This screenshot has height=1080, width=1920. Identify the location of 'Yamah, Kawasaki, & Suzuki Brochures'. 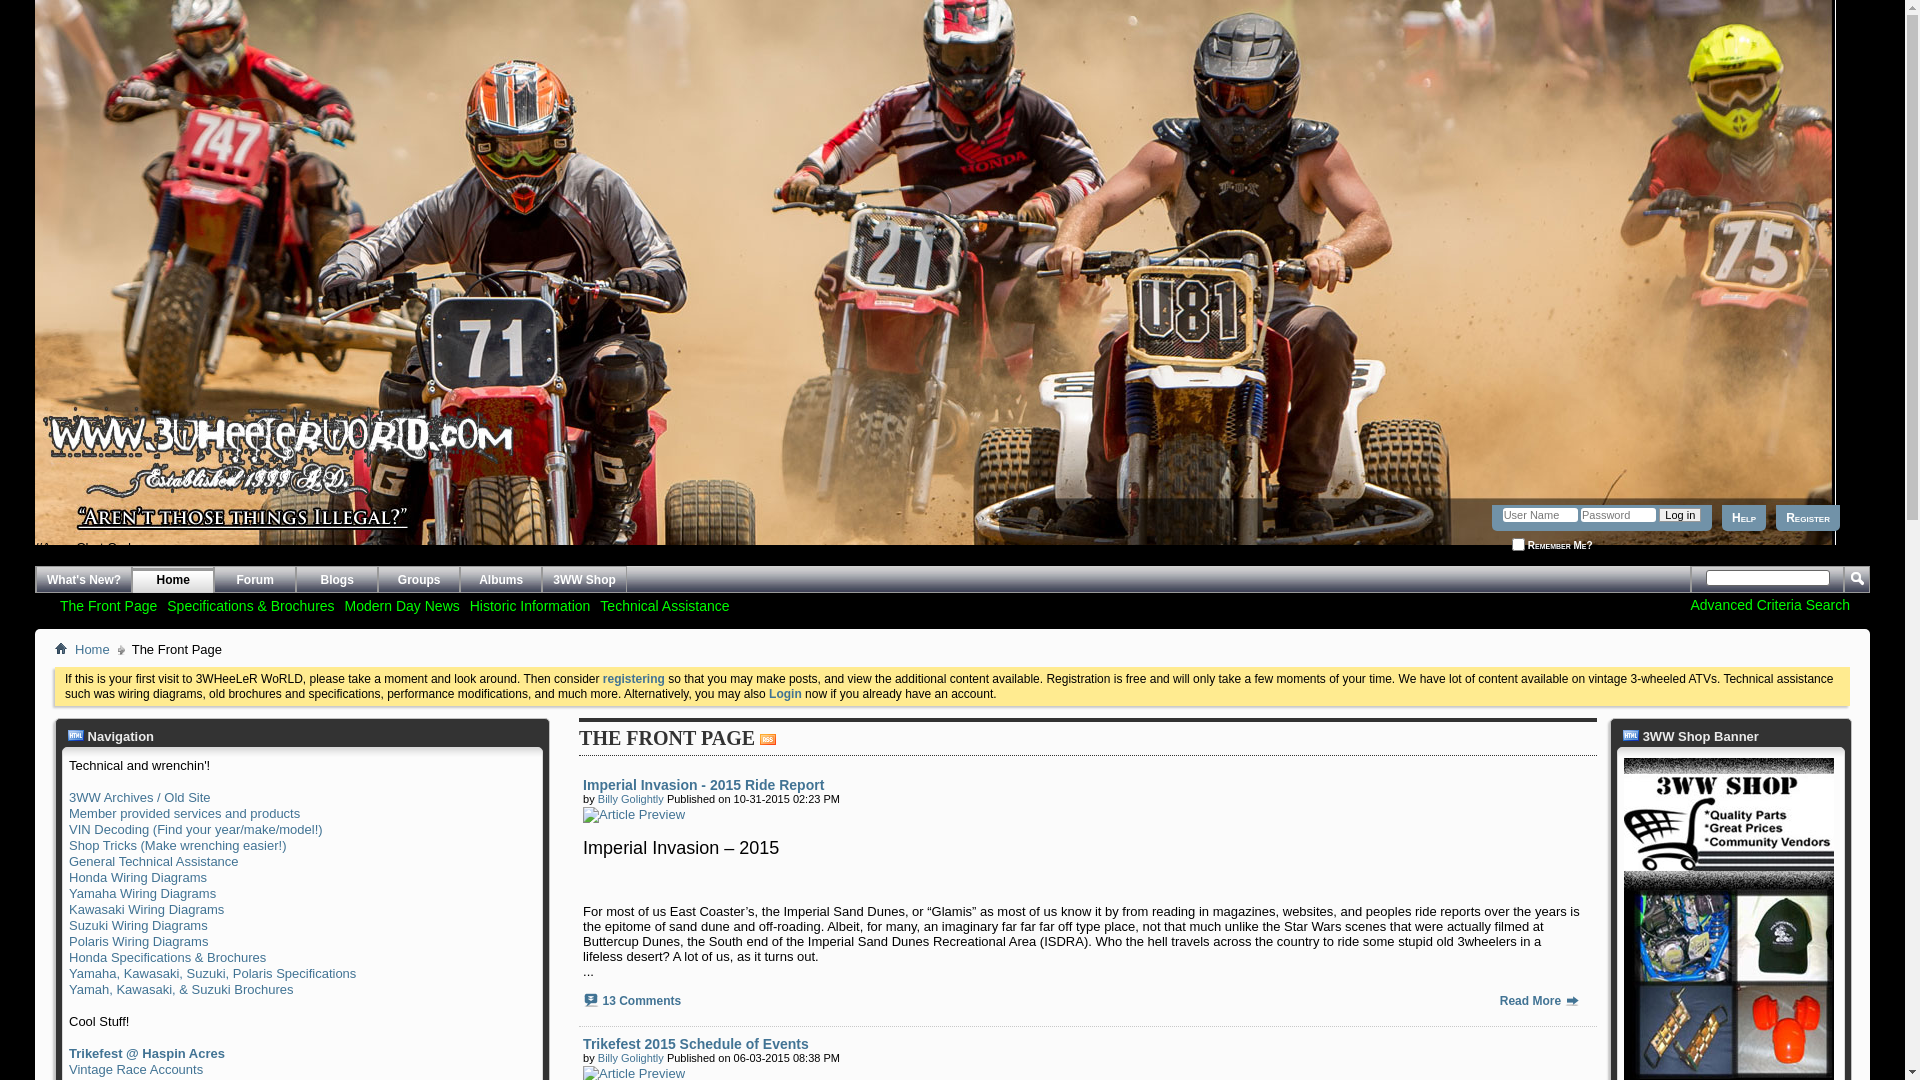
(68, 988).